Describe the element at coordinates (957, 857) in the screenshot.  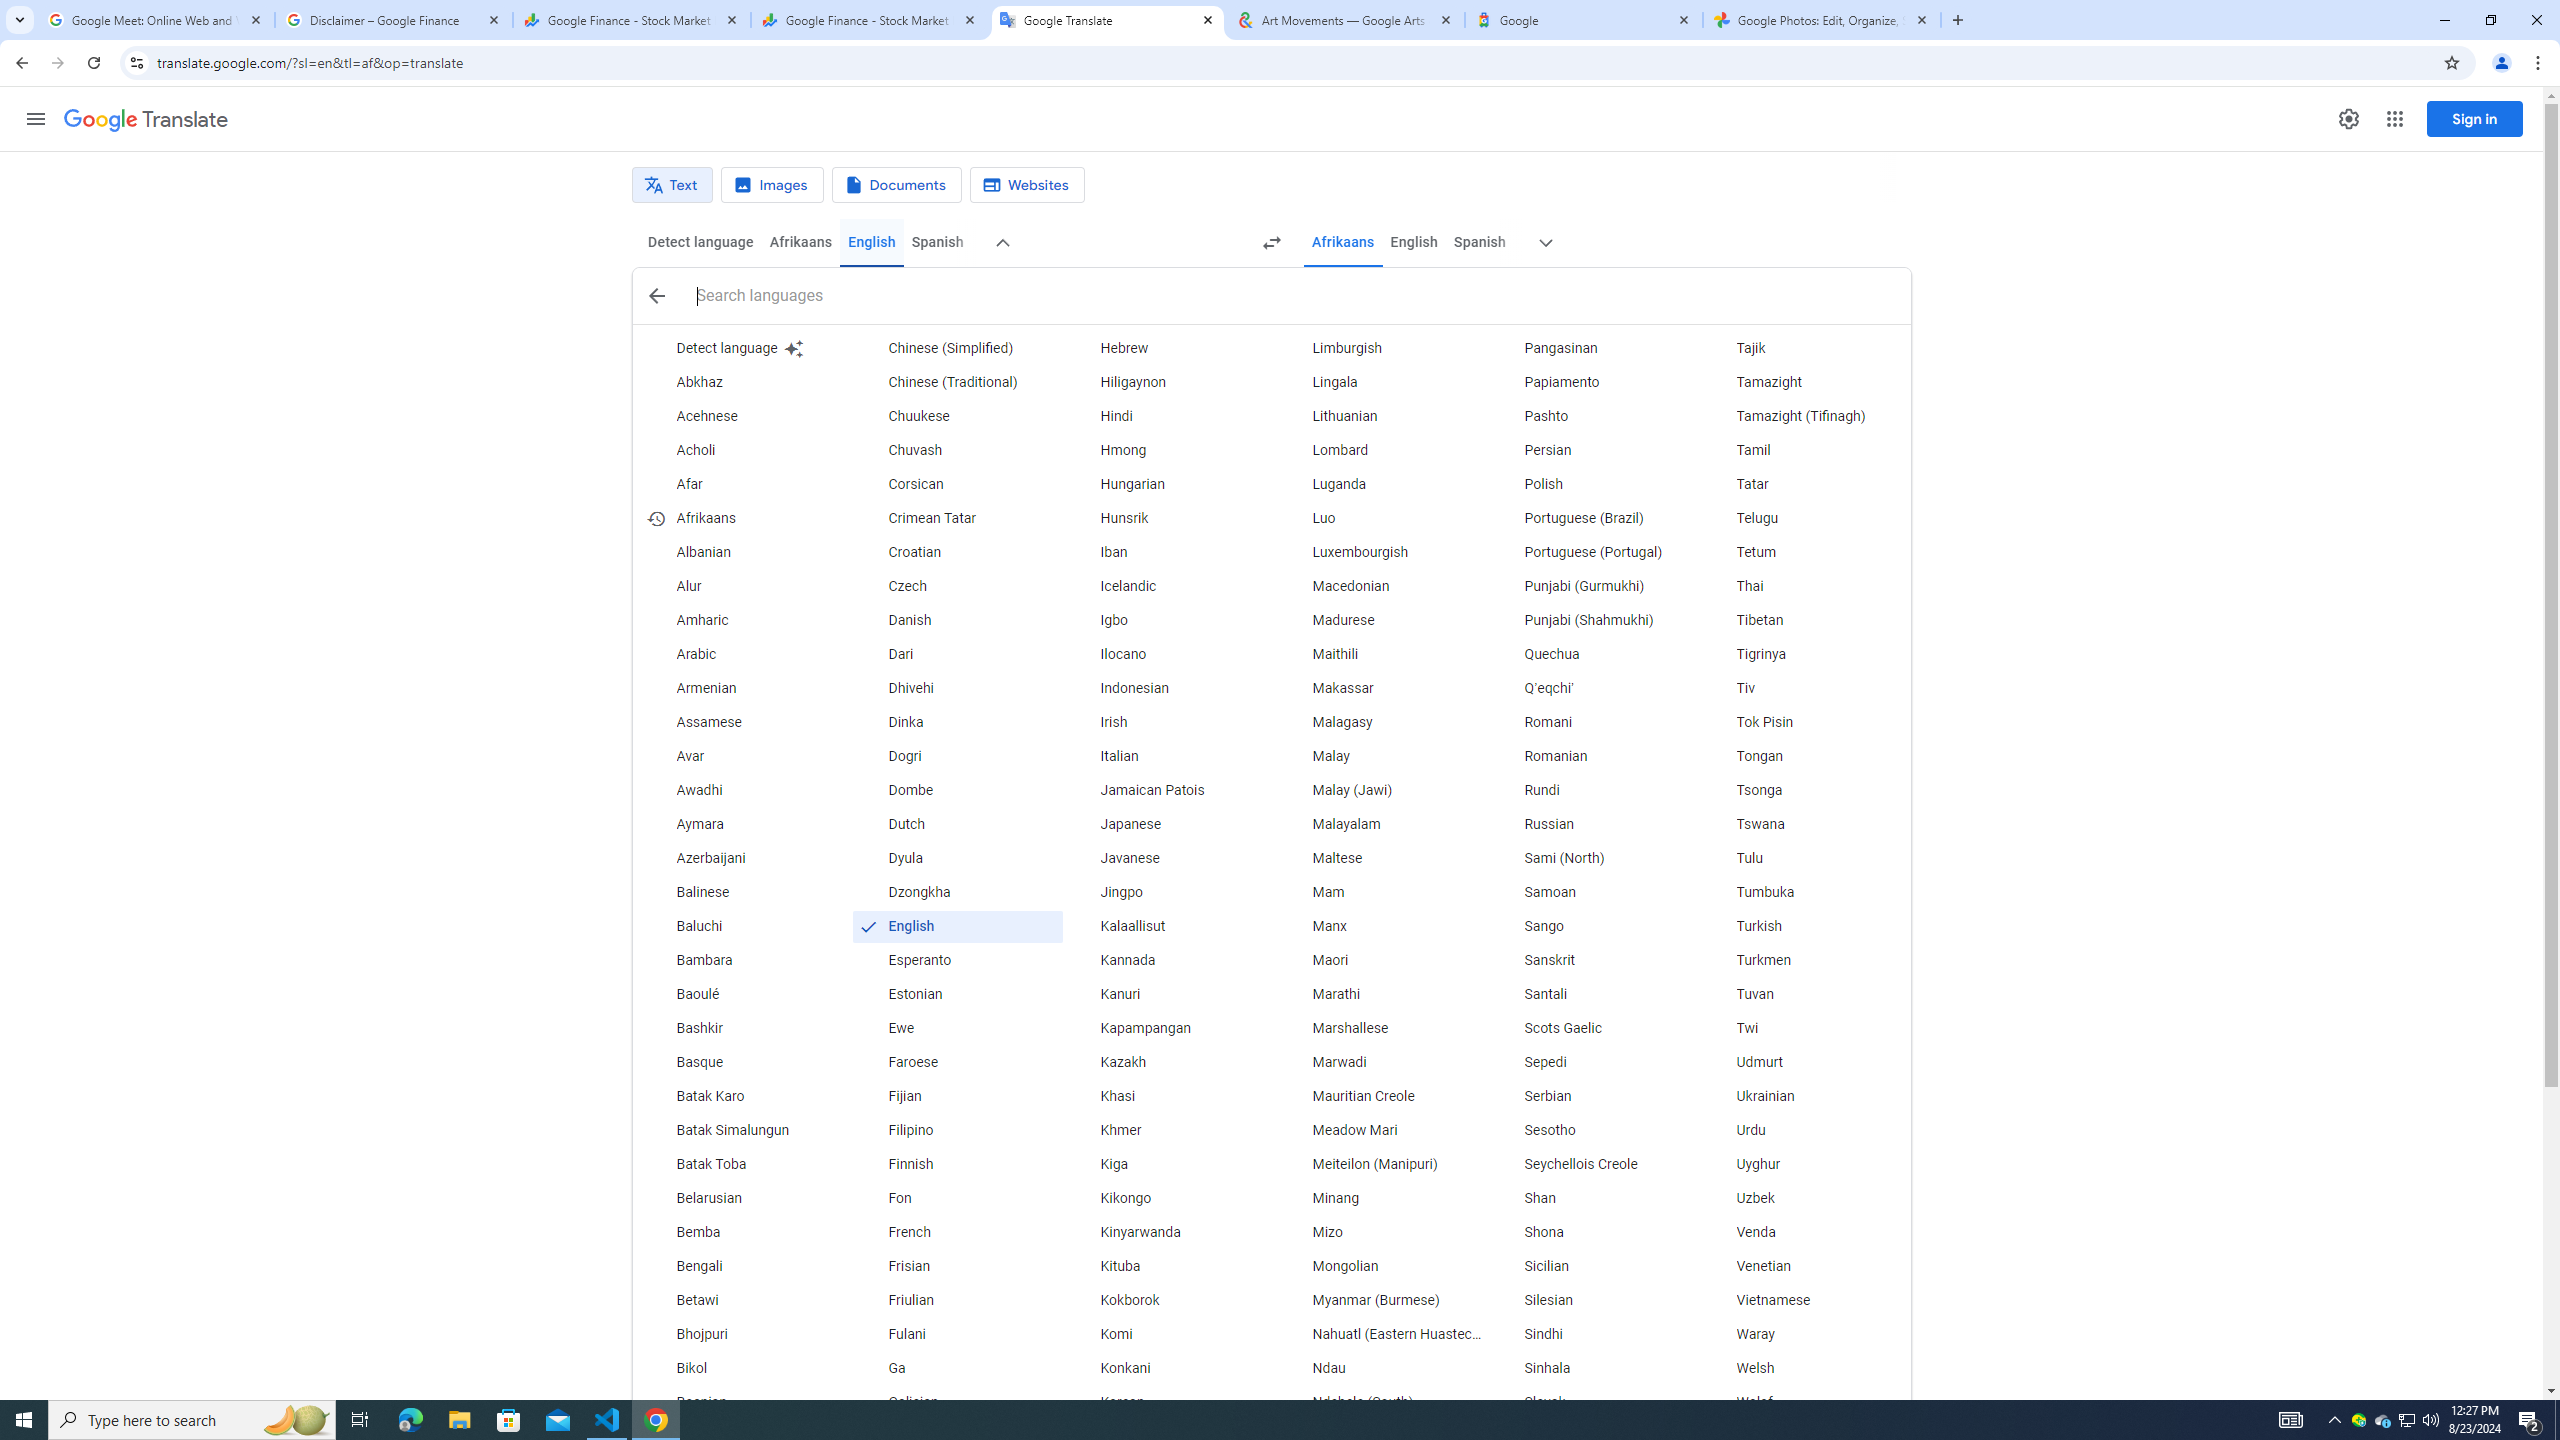
I see `'Dyula'` at that location.